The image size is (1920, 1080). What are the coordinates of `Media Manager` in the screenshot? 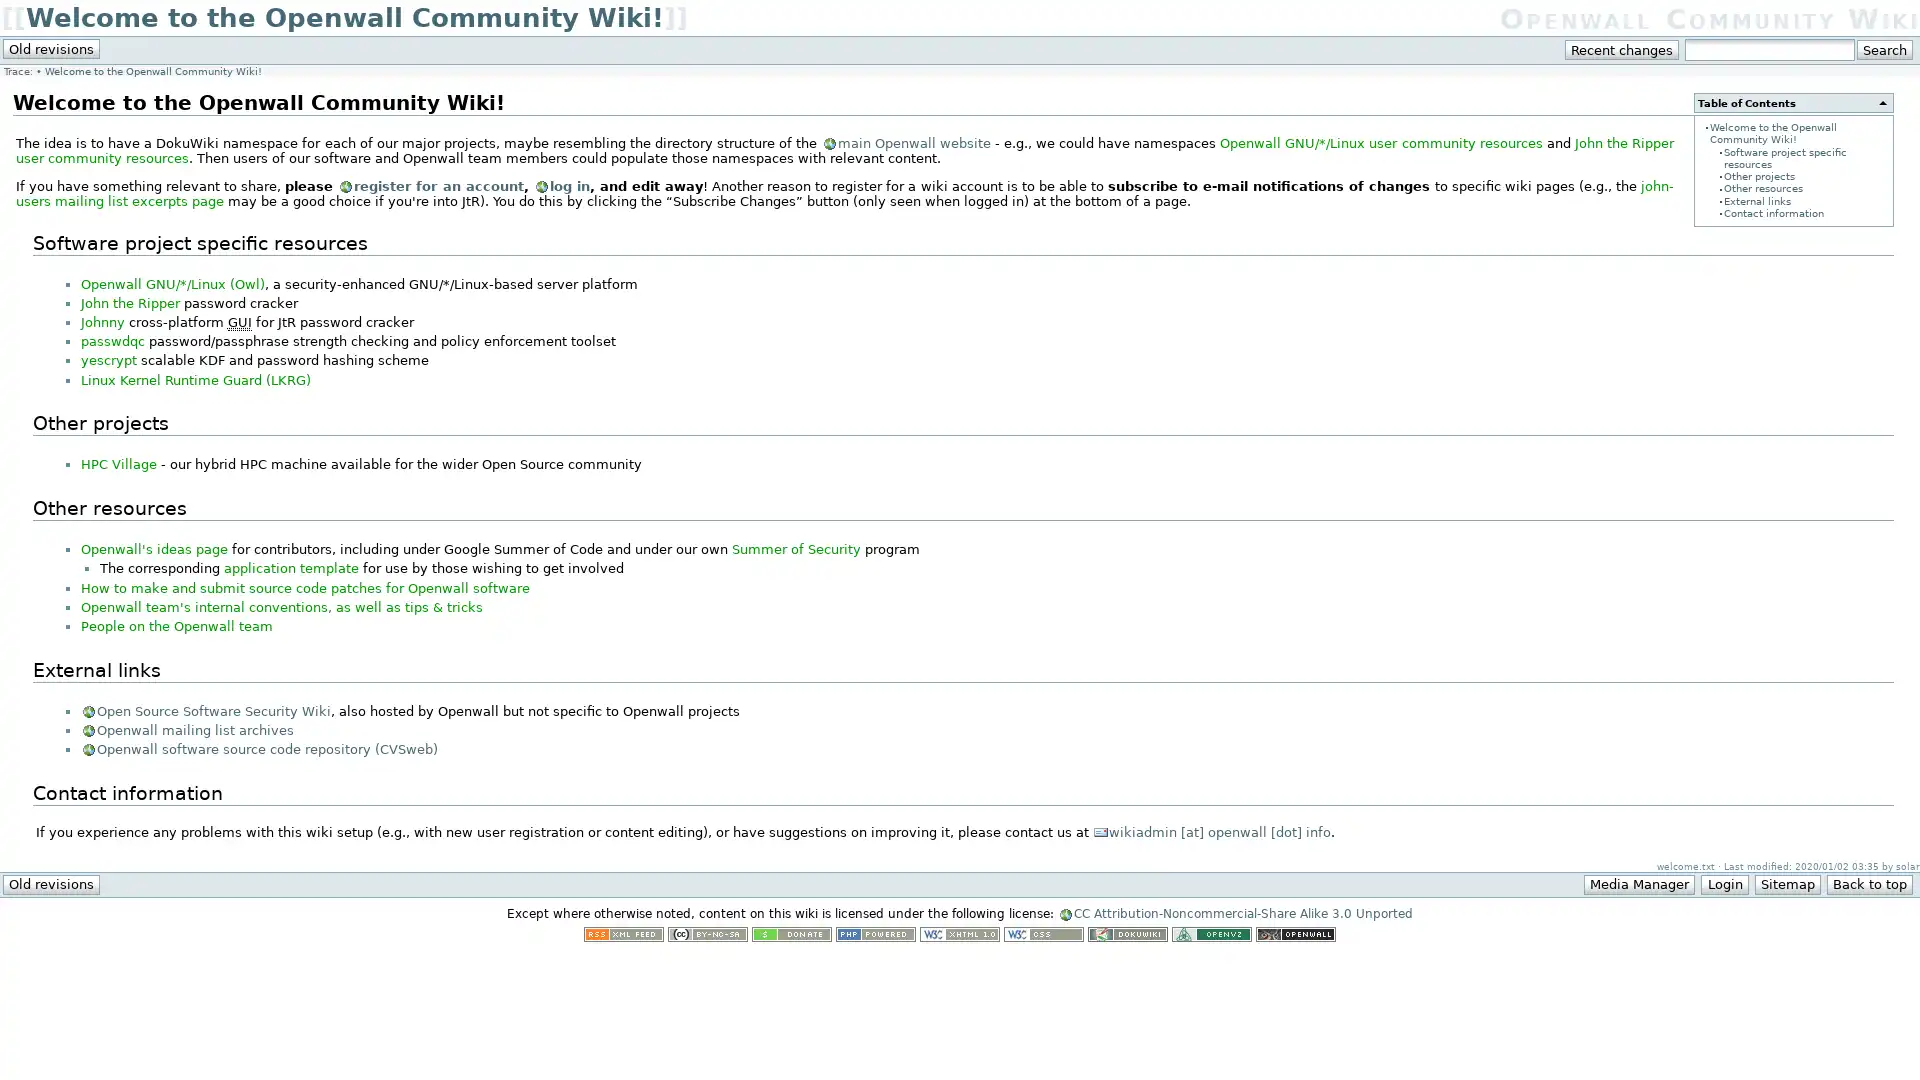 It's located at (1639, 883).